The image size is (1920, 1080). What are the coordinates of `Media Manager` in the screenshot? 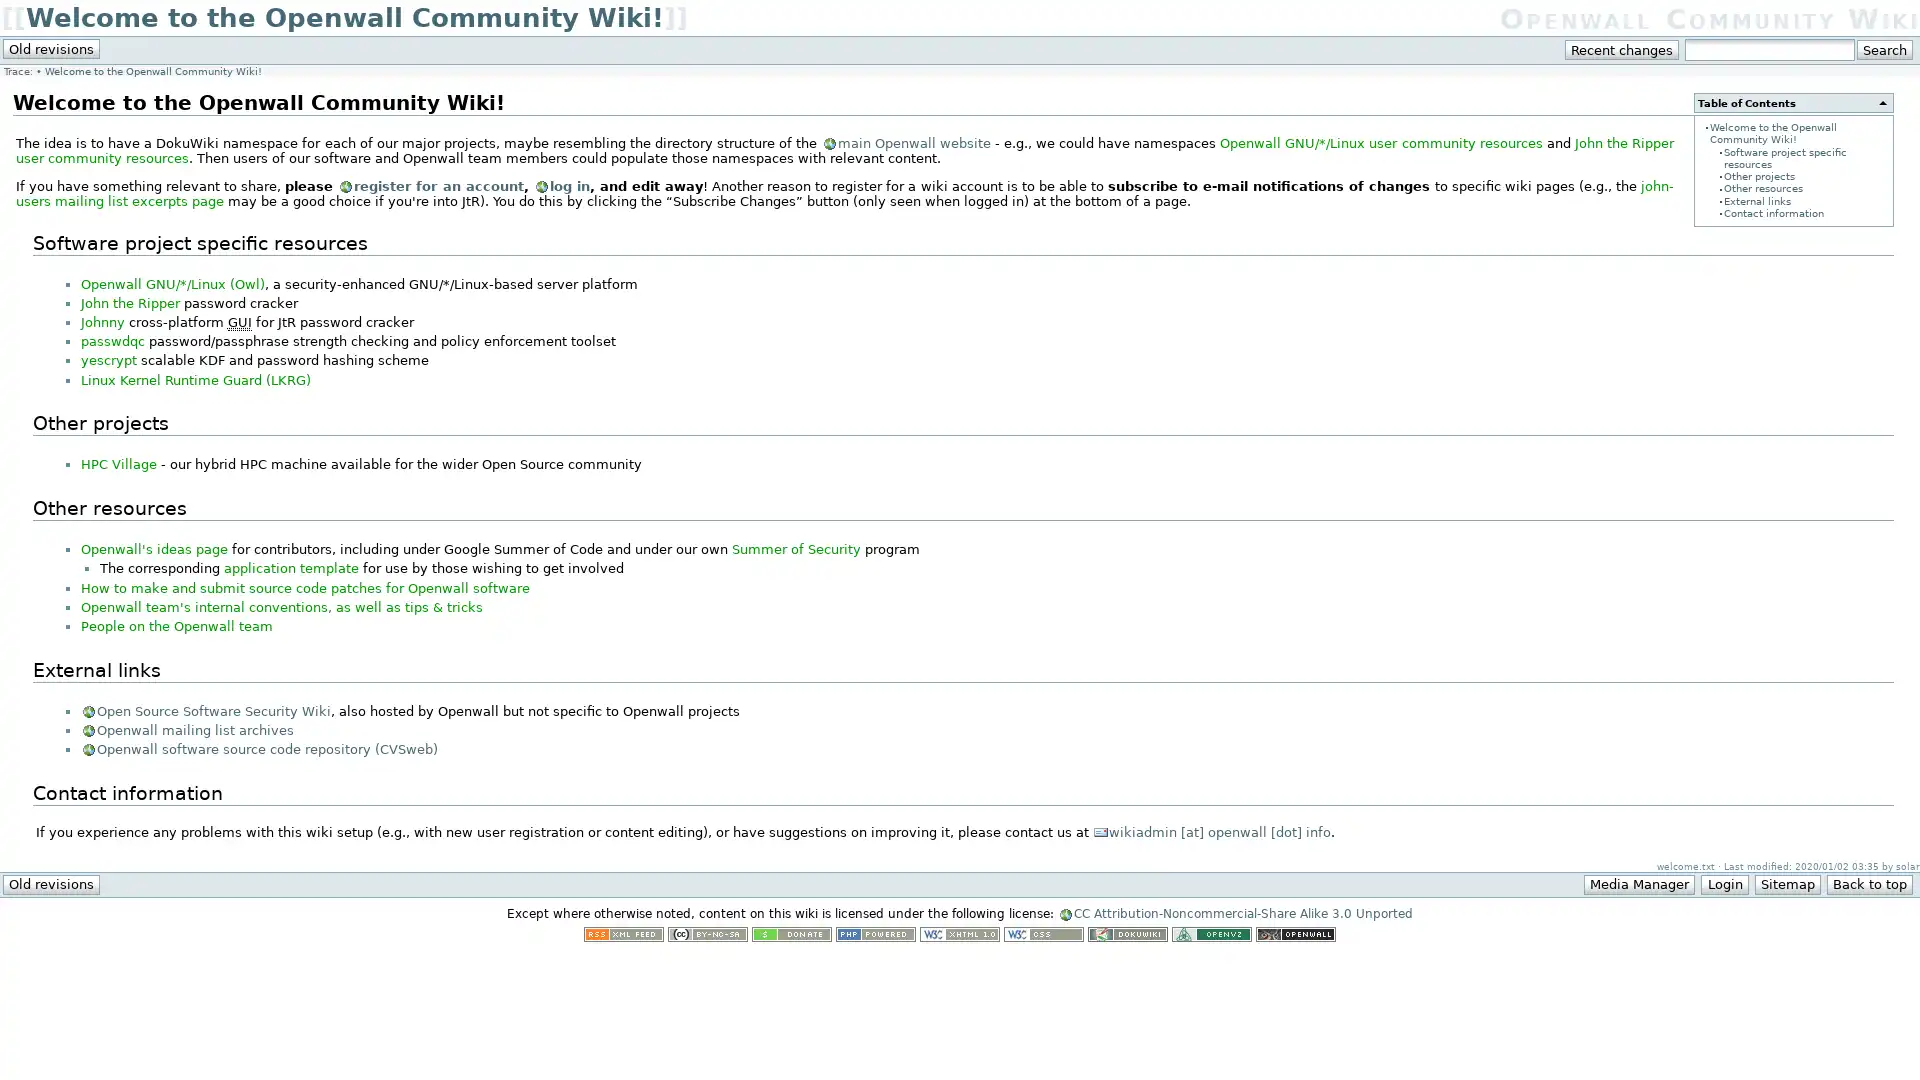 It's located at (1639, 883).